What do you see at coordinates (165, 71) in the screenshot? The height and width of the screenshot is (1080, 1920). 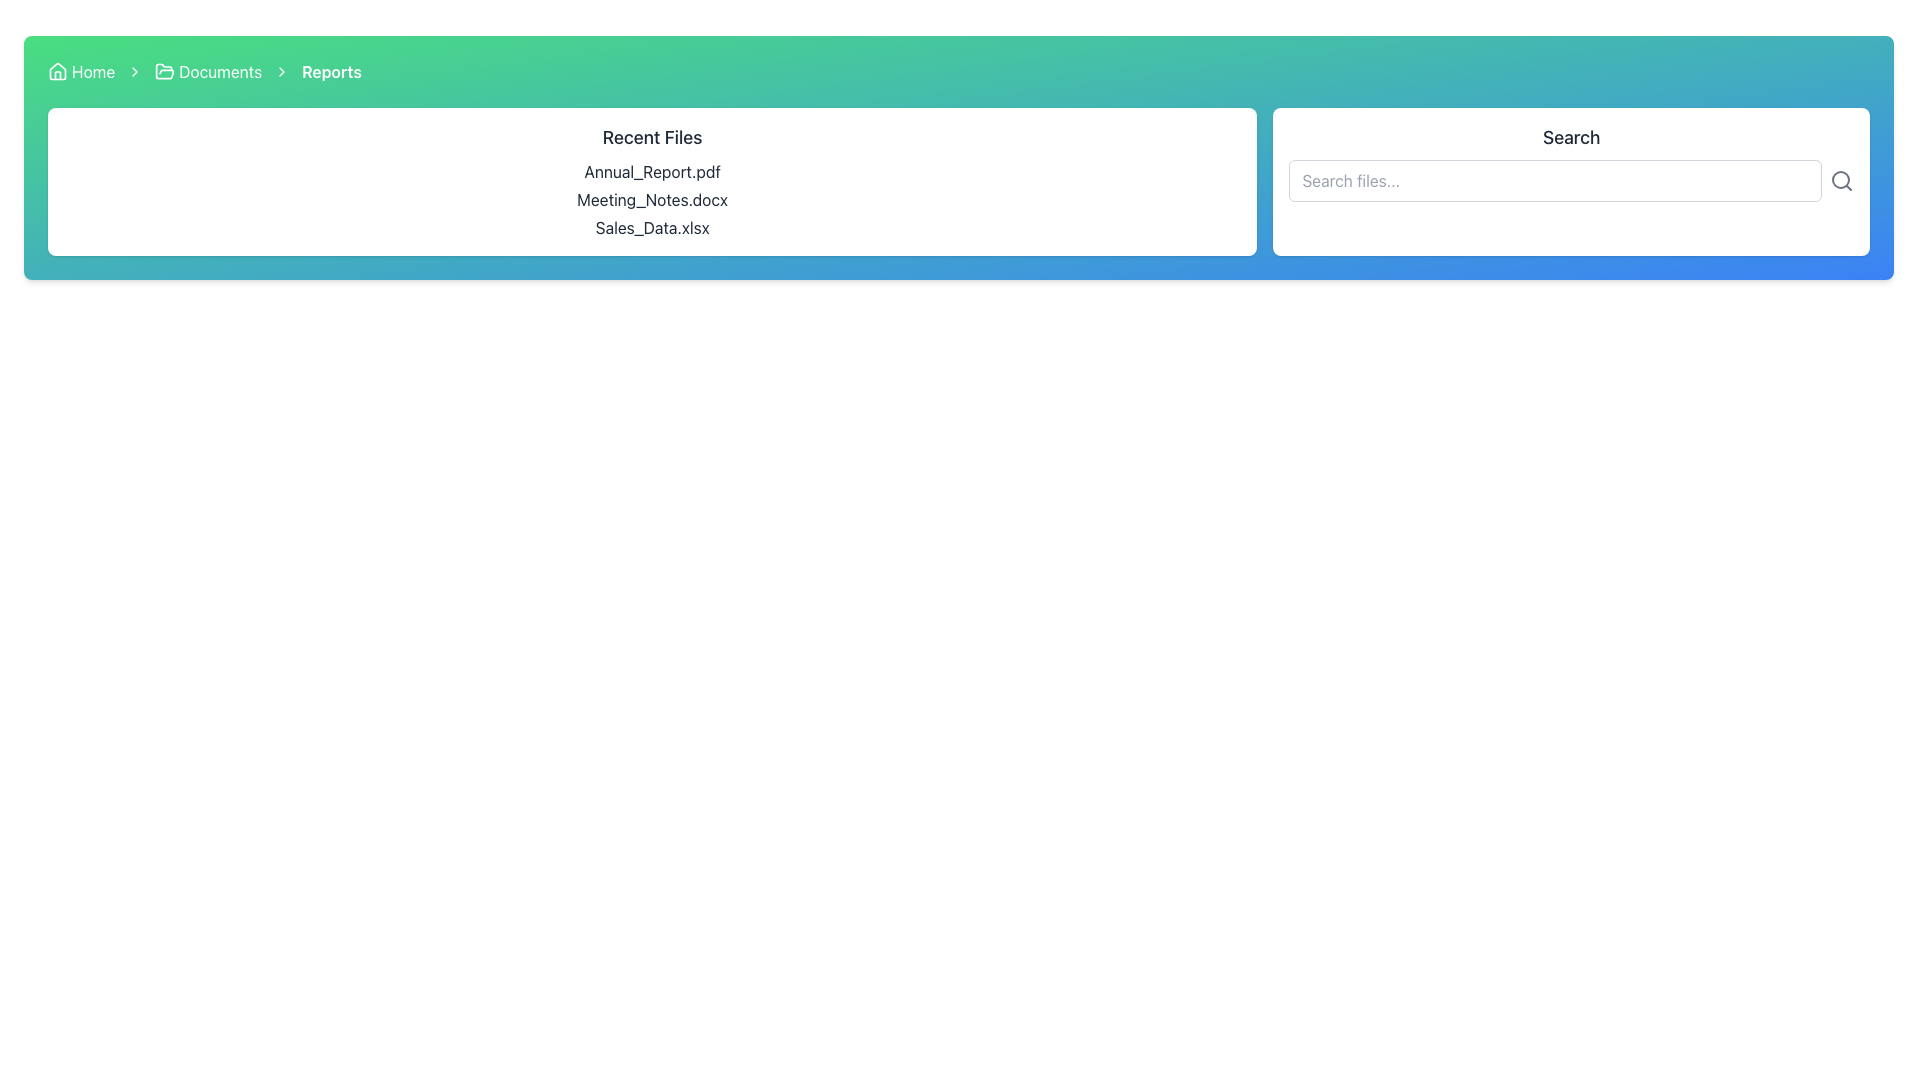 I see `the open folder icon located to the left of the 'Documents' text link in the breadcrumb navigation bar` at bounding box center [165, 71].